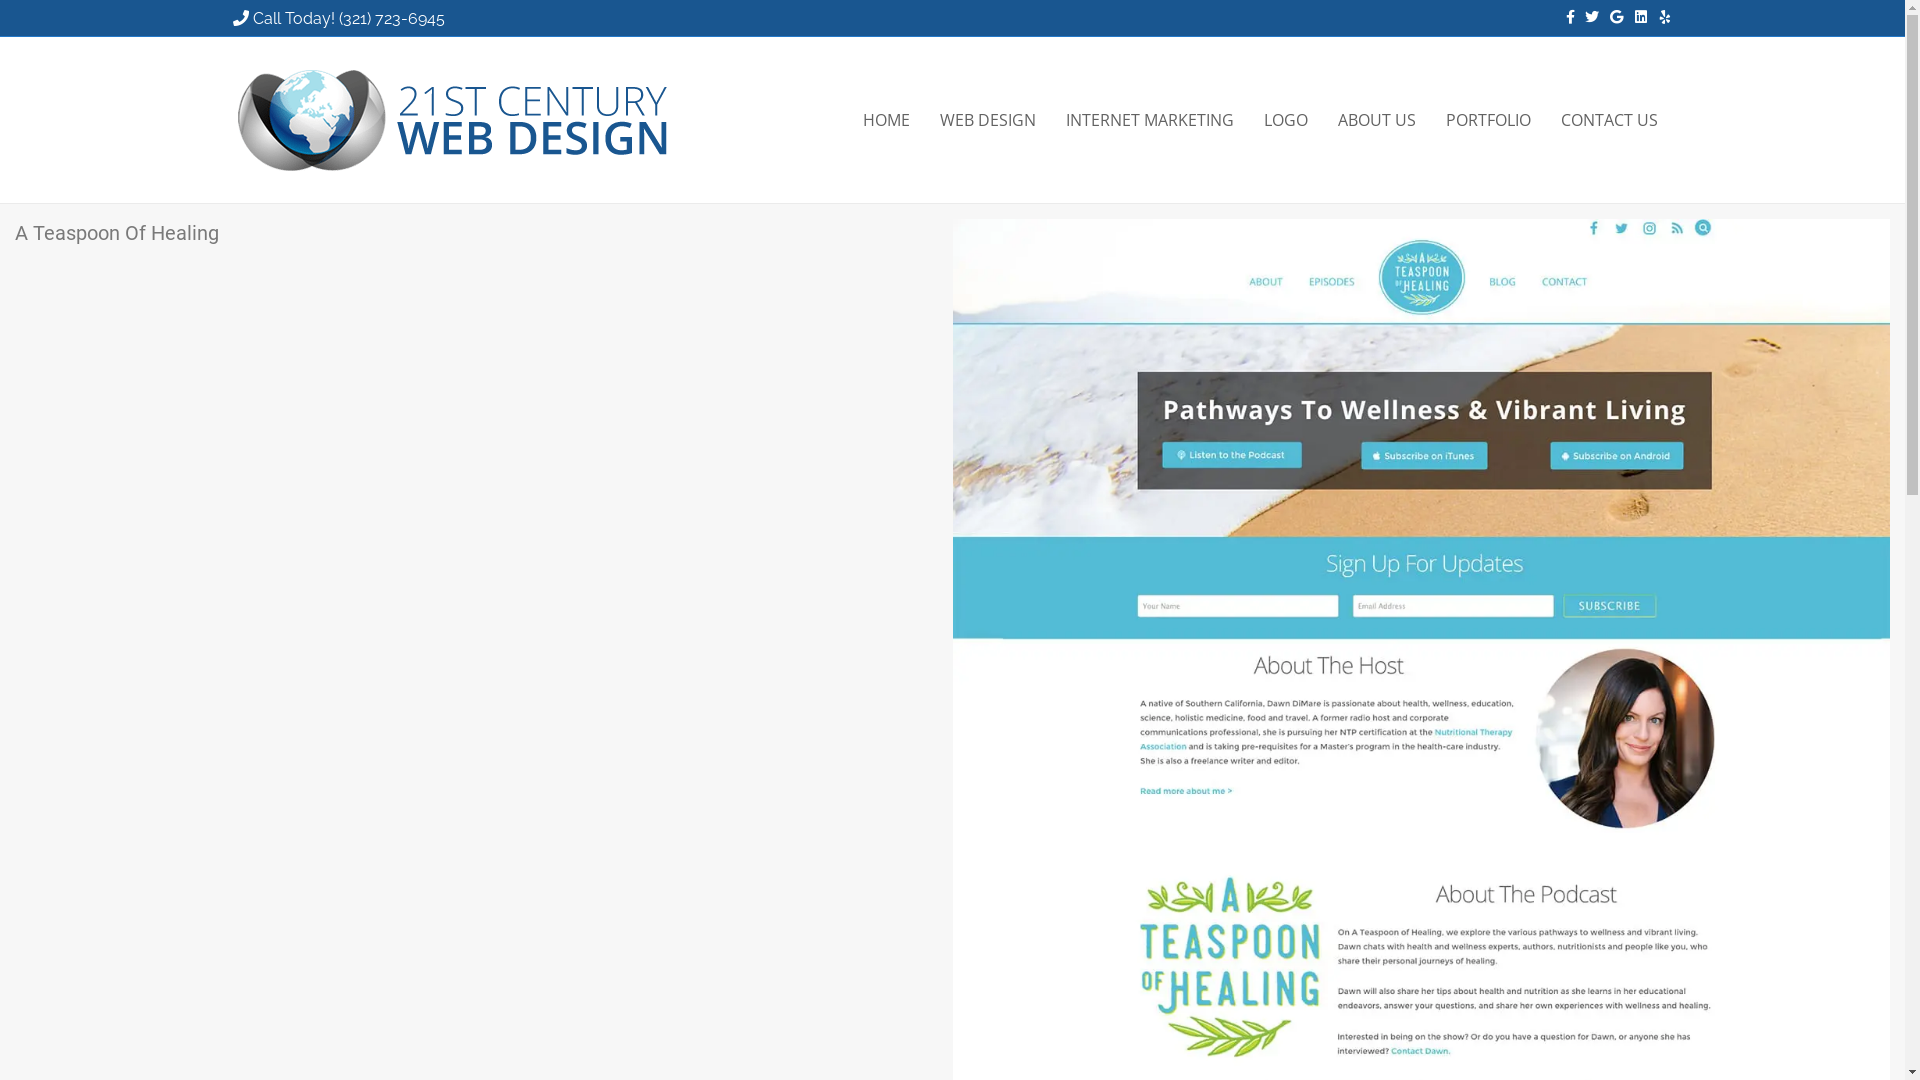 This screenshot has width=1920, height=1080. Describe the element at coordinates (1622, 15) in the screenshot. I see `'Linkedin'` at that location.